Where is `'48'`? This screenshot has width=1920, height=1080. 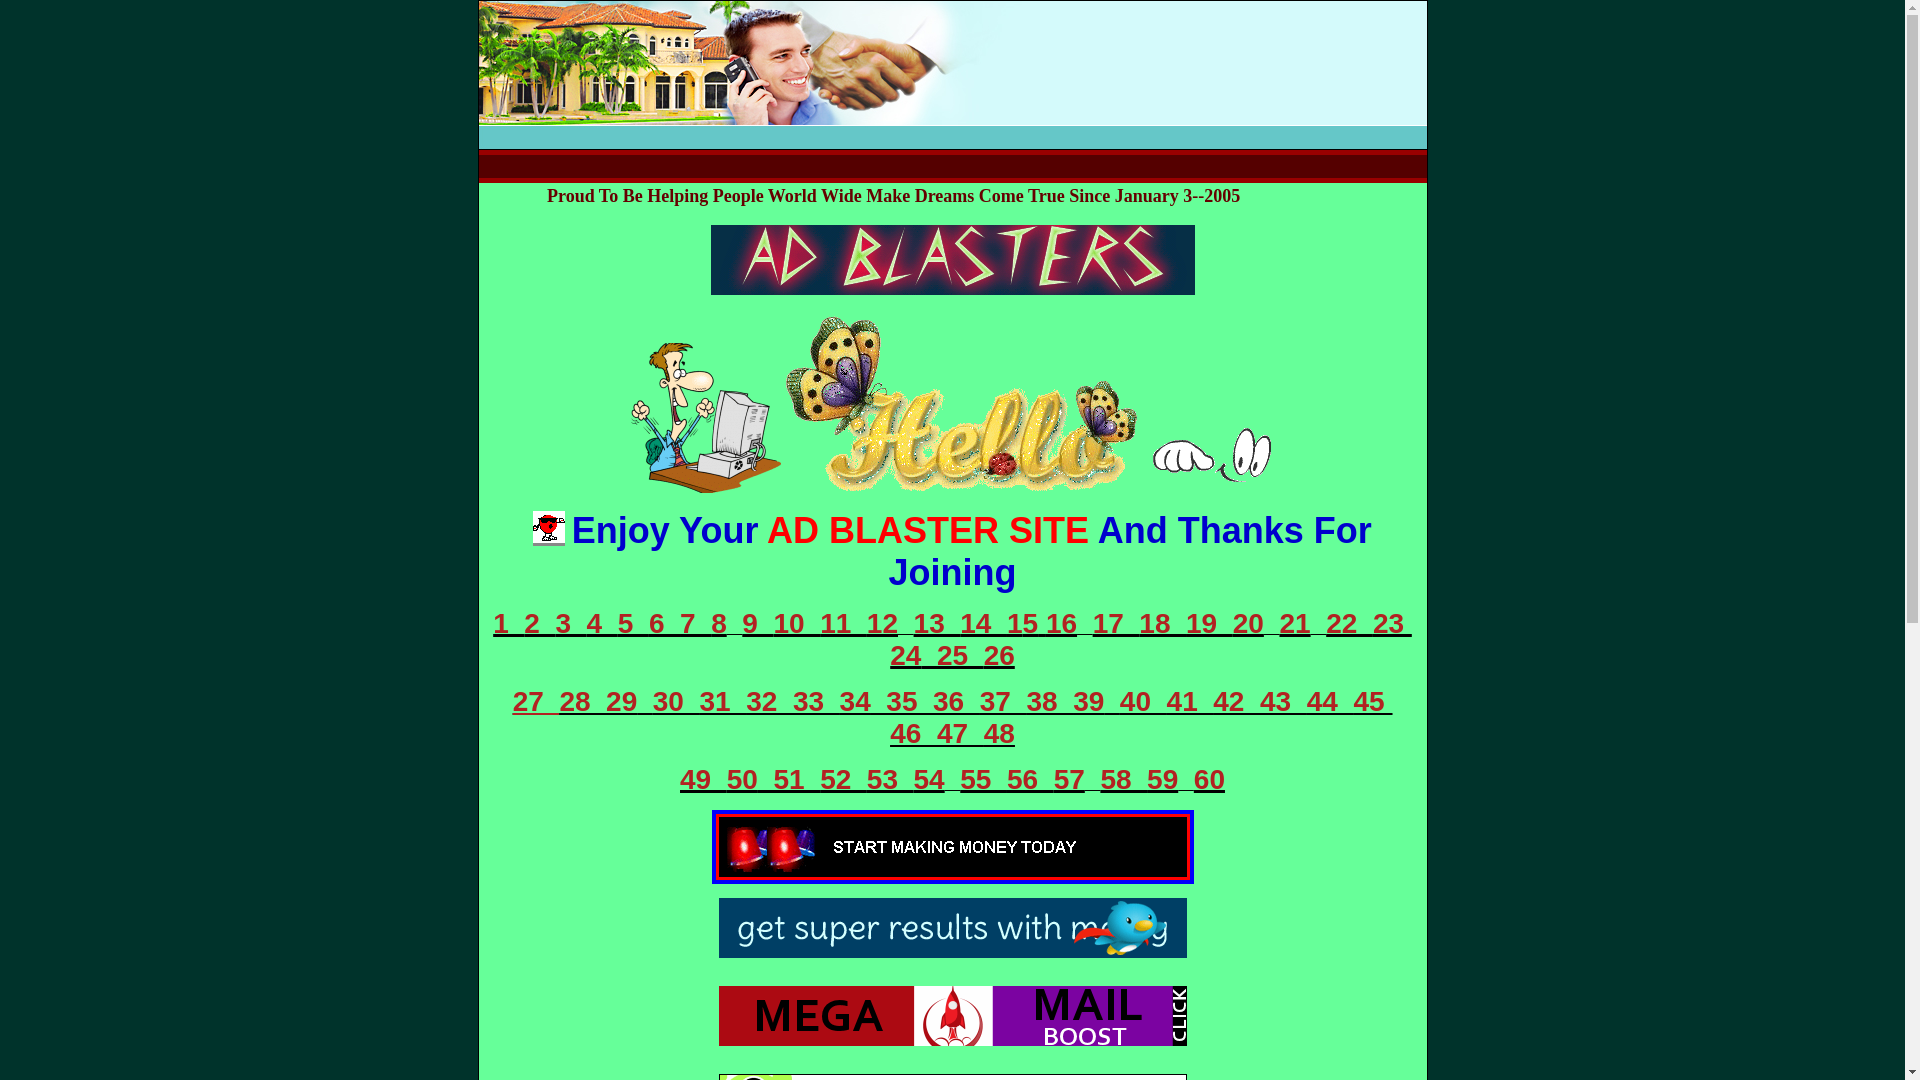
'48' is located at coordinates (999, 733).